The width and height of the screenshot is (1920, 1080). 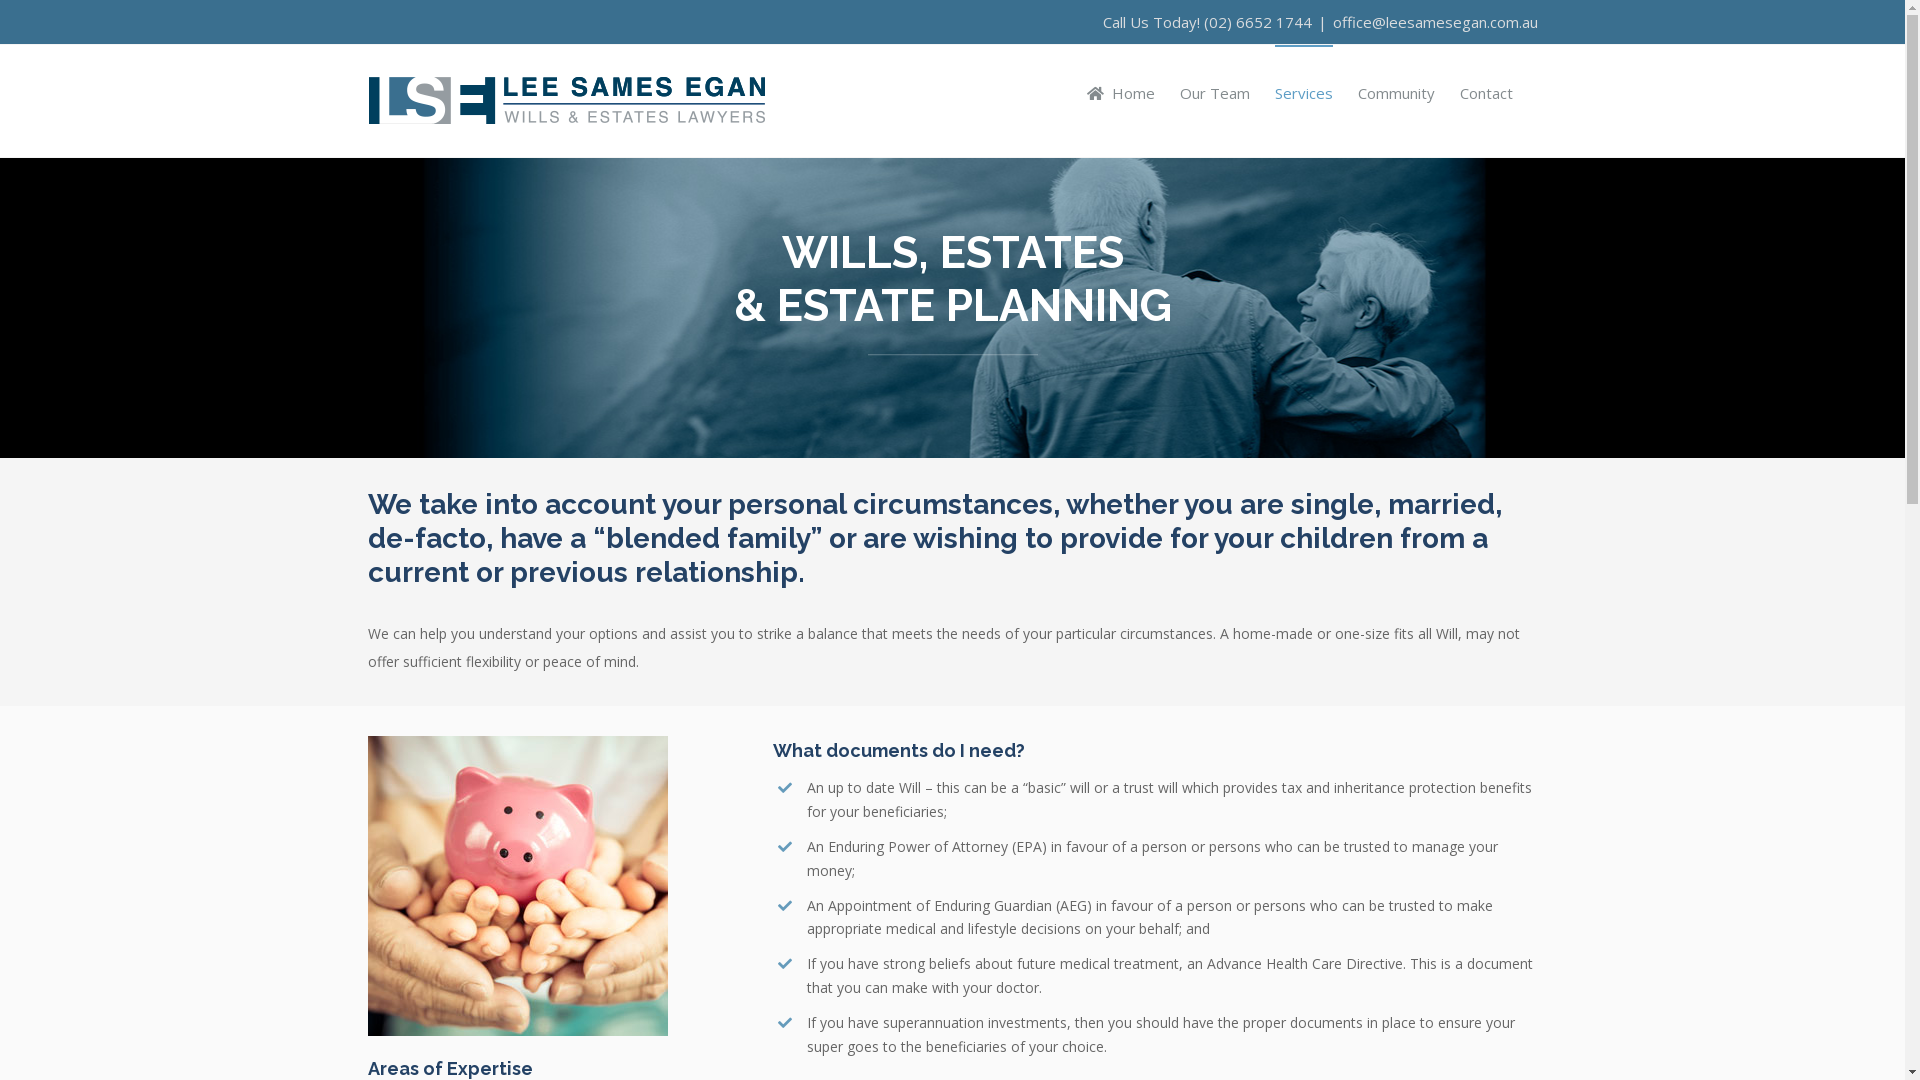 What do you see at coordinates (1395, 92) in the screenshot?
I see `'Community'` at bounding box center [1395, 92].